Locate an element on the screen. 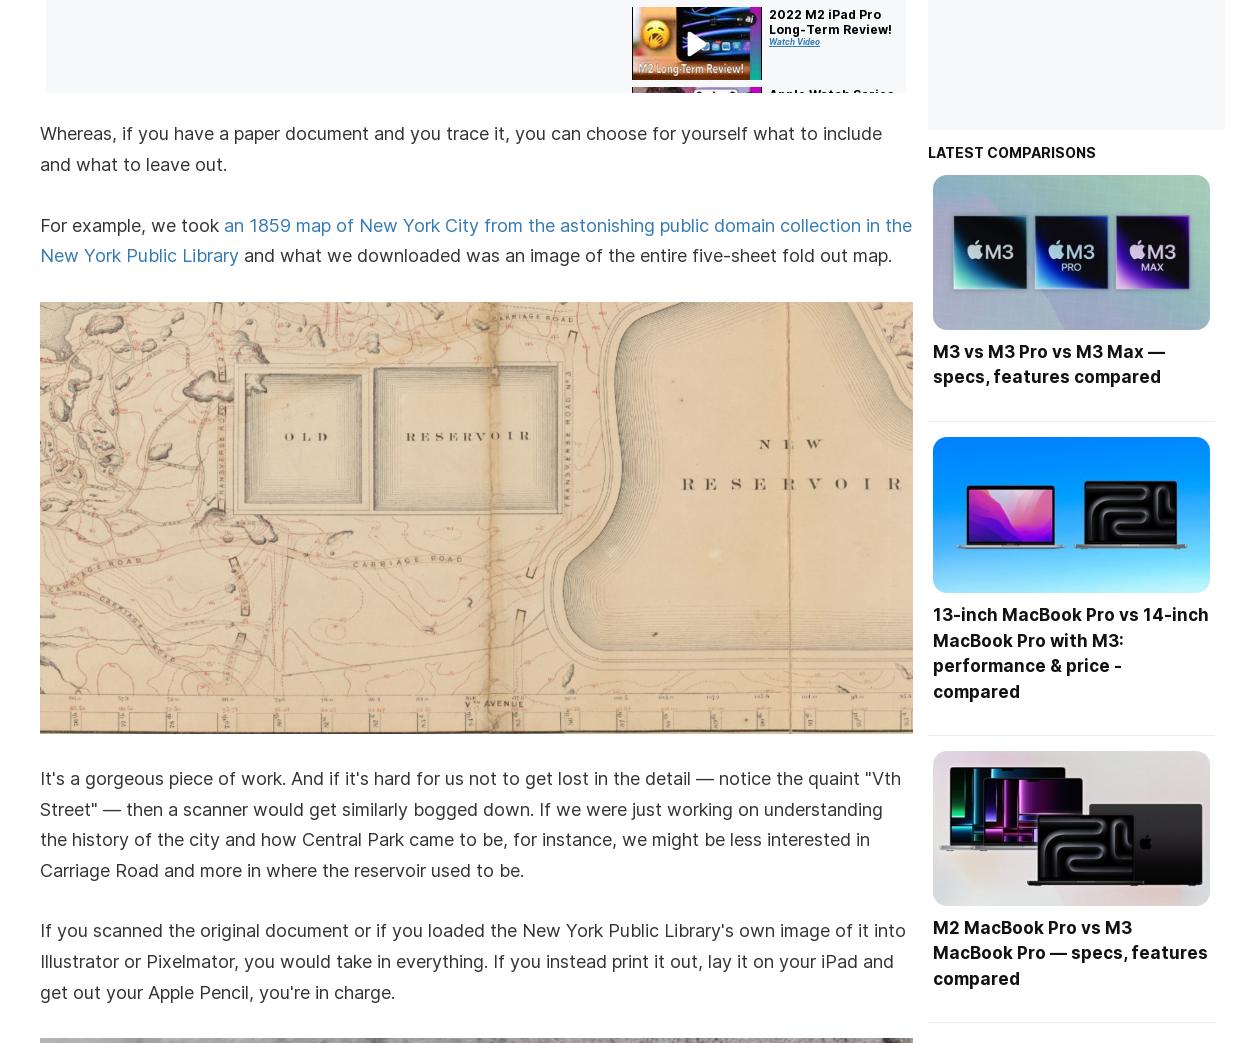 This screenshot has height=1043, width=1250. 'M2 MacBook Pro vs M3 MacBook Pro —  specs, features compared' is located at coordinates (1068, 951).